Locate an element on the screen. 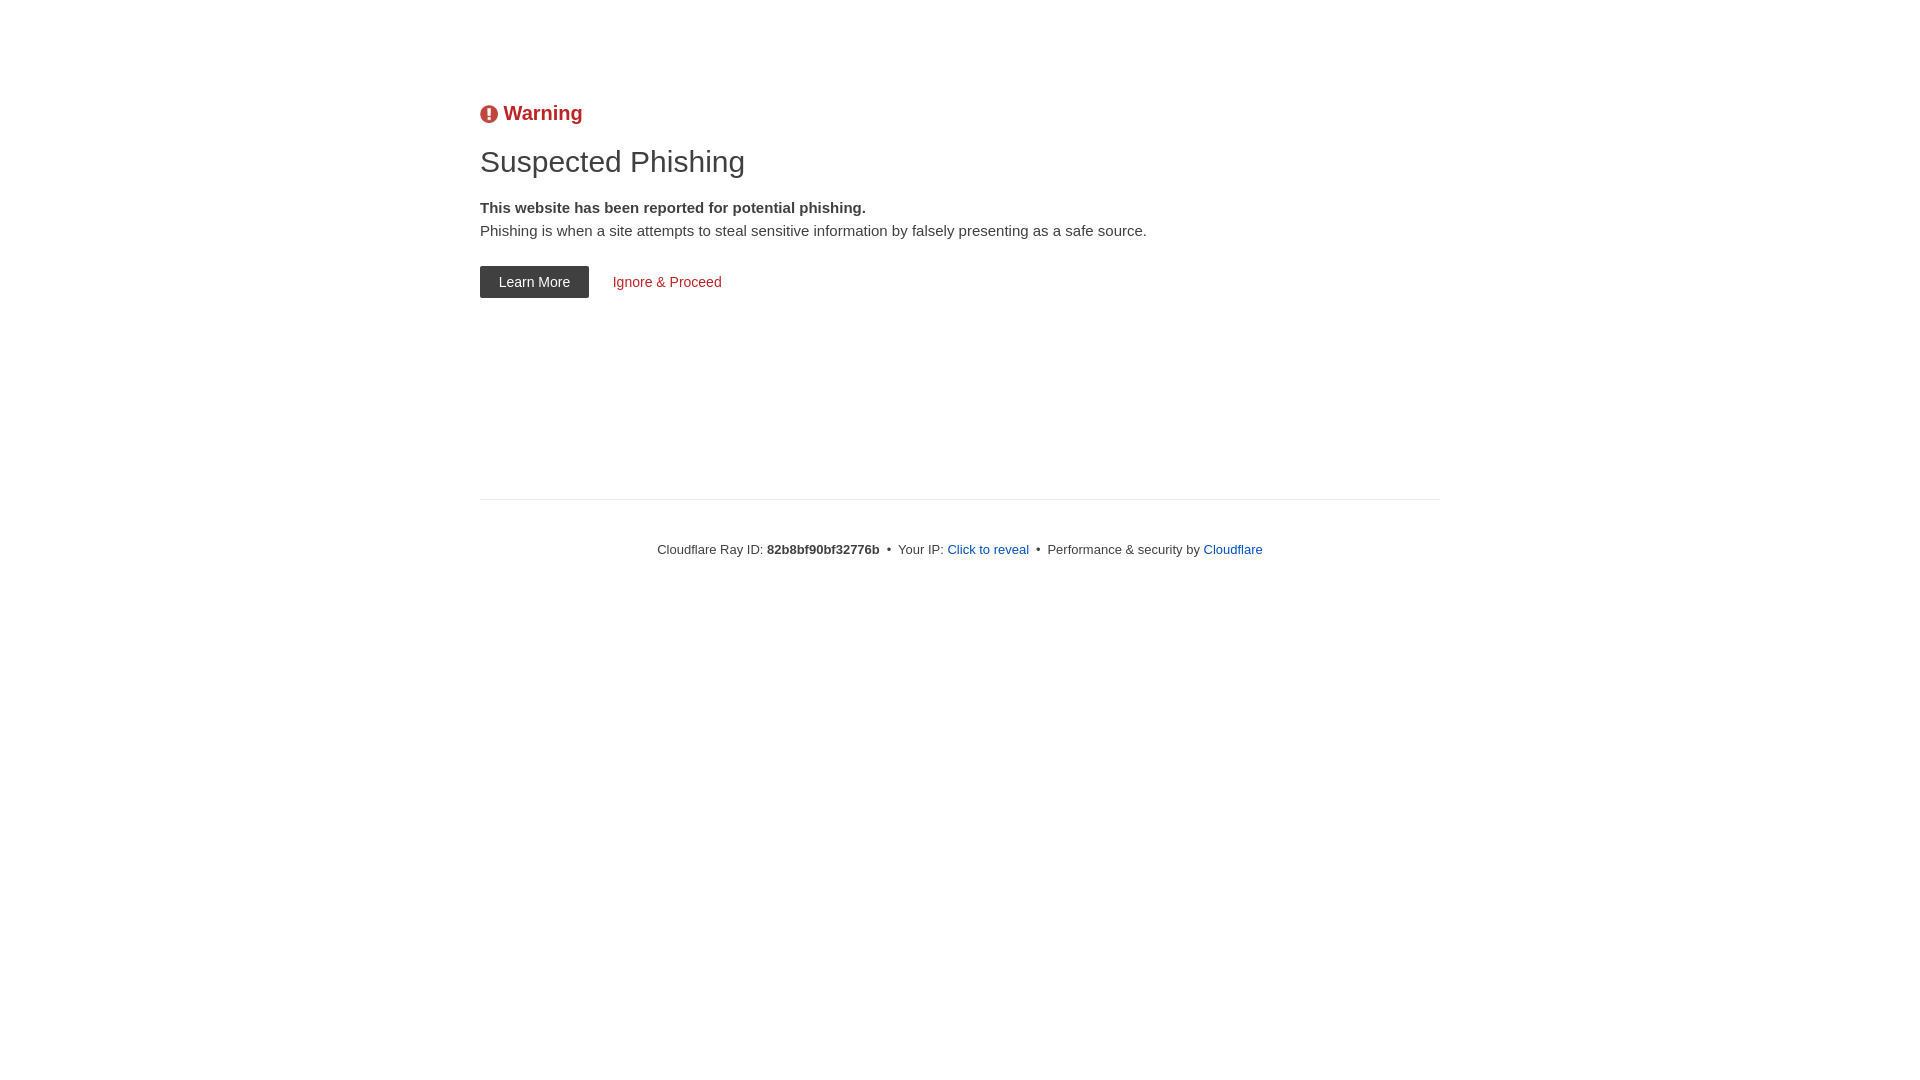  'Click to reveal' is located at coordinates (945, 550).